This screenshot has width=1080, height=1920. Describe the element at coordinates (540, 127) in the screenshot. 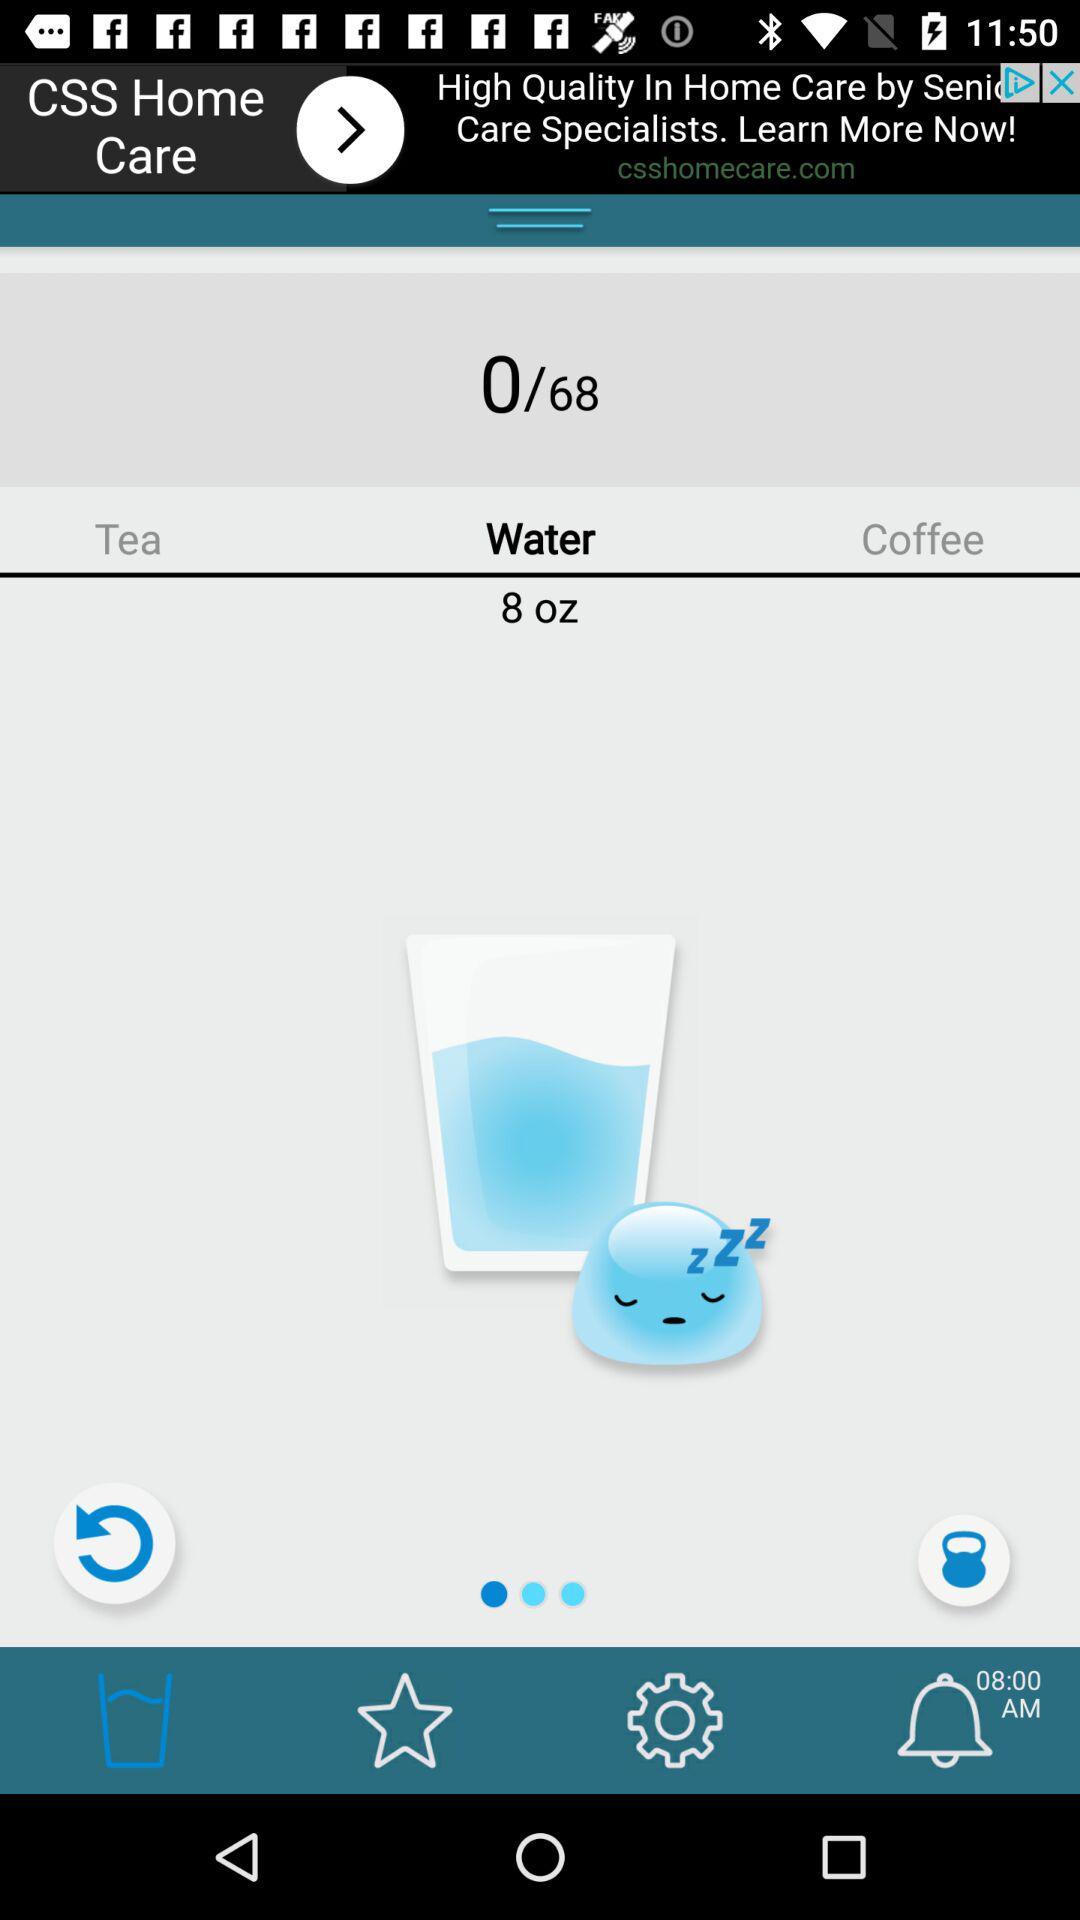

I see `banner` at that location.